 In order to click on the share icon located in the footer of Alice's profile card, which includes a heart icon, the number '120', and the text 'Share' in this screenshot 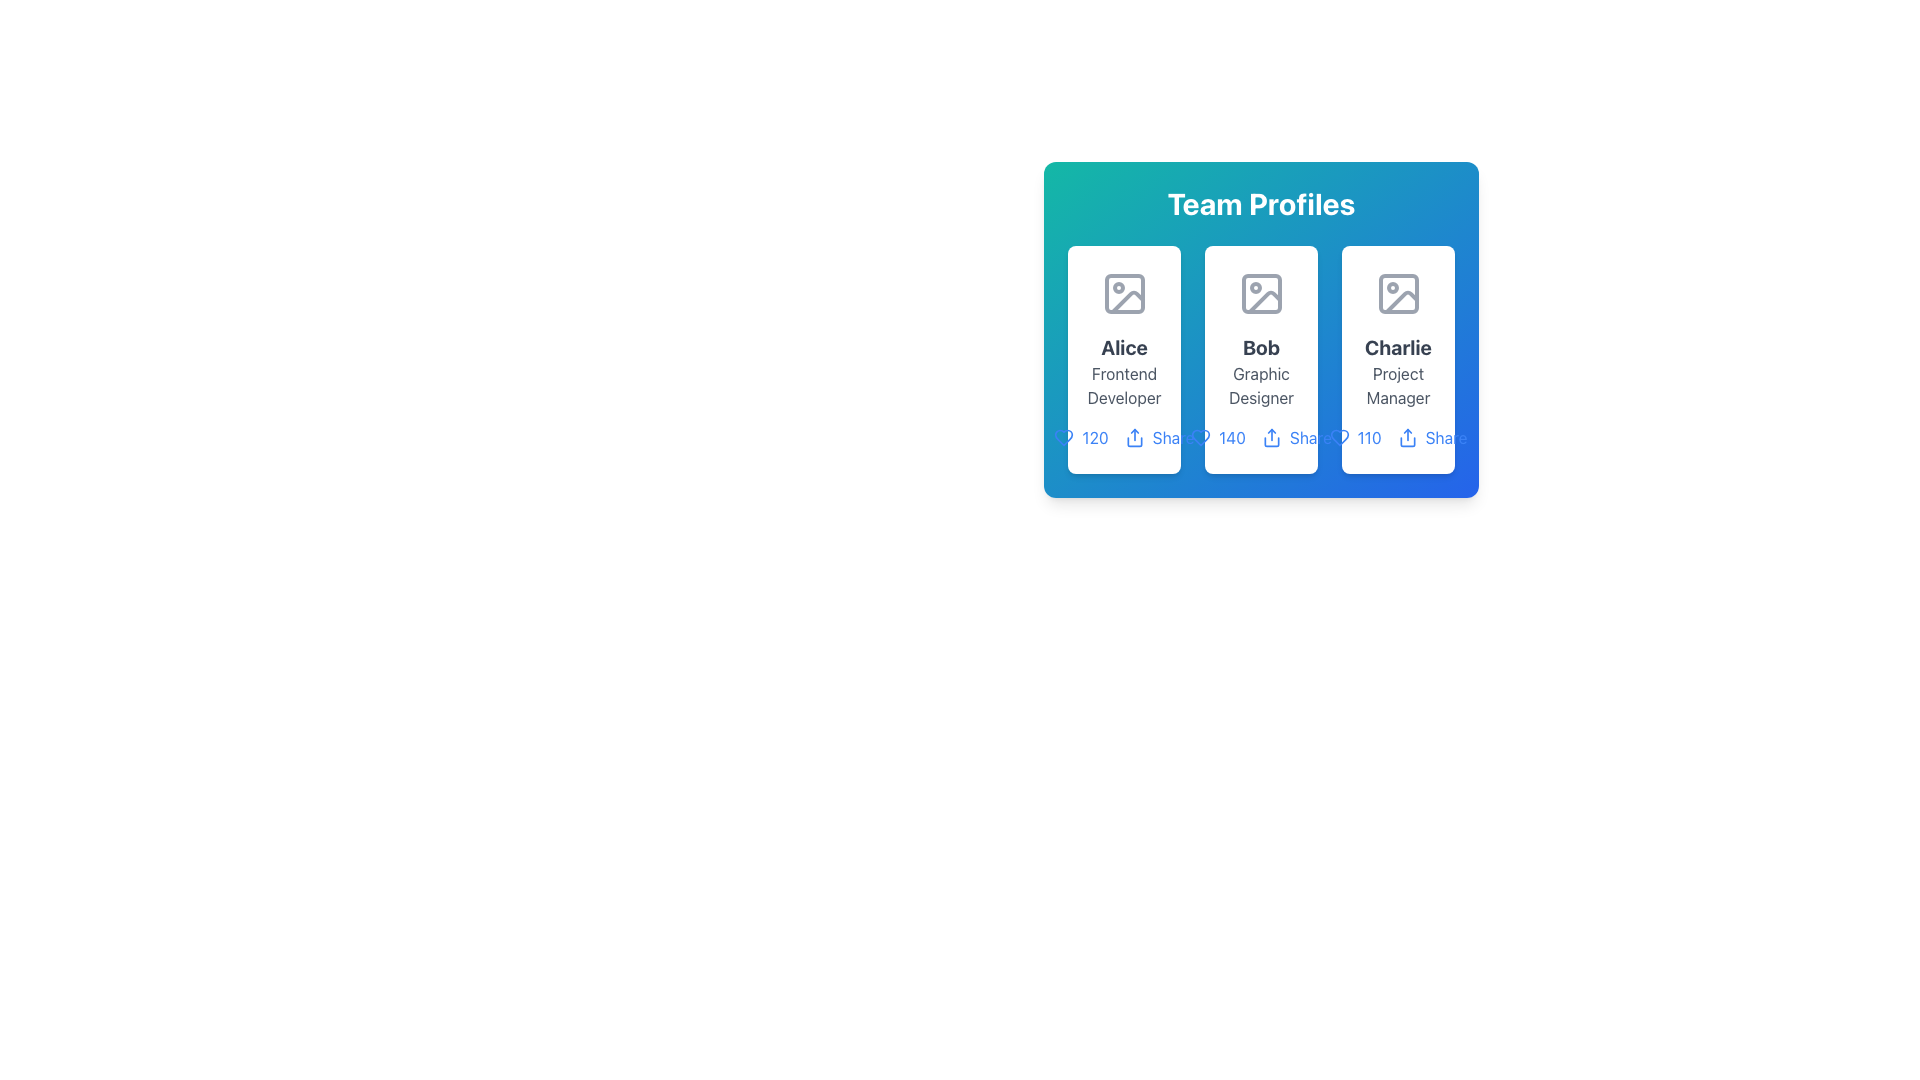, I will do `click(1124, 437)`.